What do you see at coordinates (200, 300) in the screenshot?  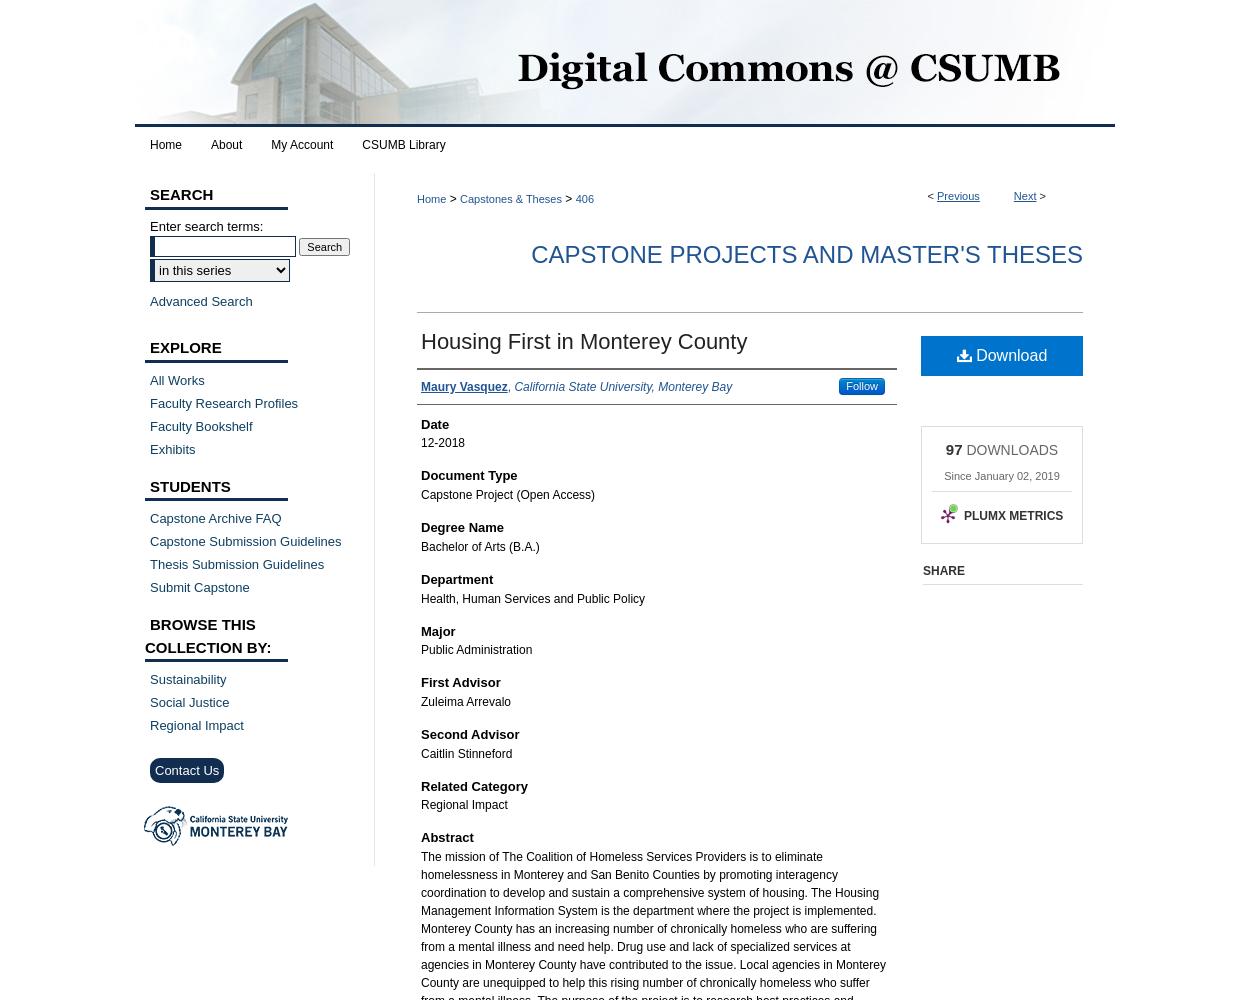 I see `'Advanced Search'` at bounding box center [200, 300].